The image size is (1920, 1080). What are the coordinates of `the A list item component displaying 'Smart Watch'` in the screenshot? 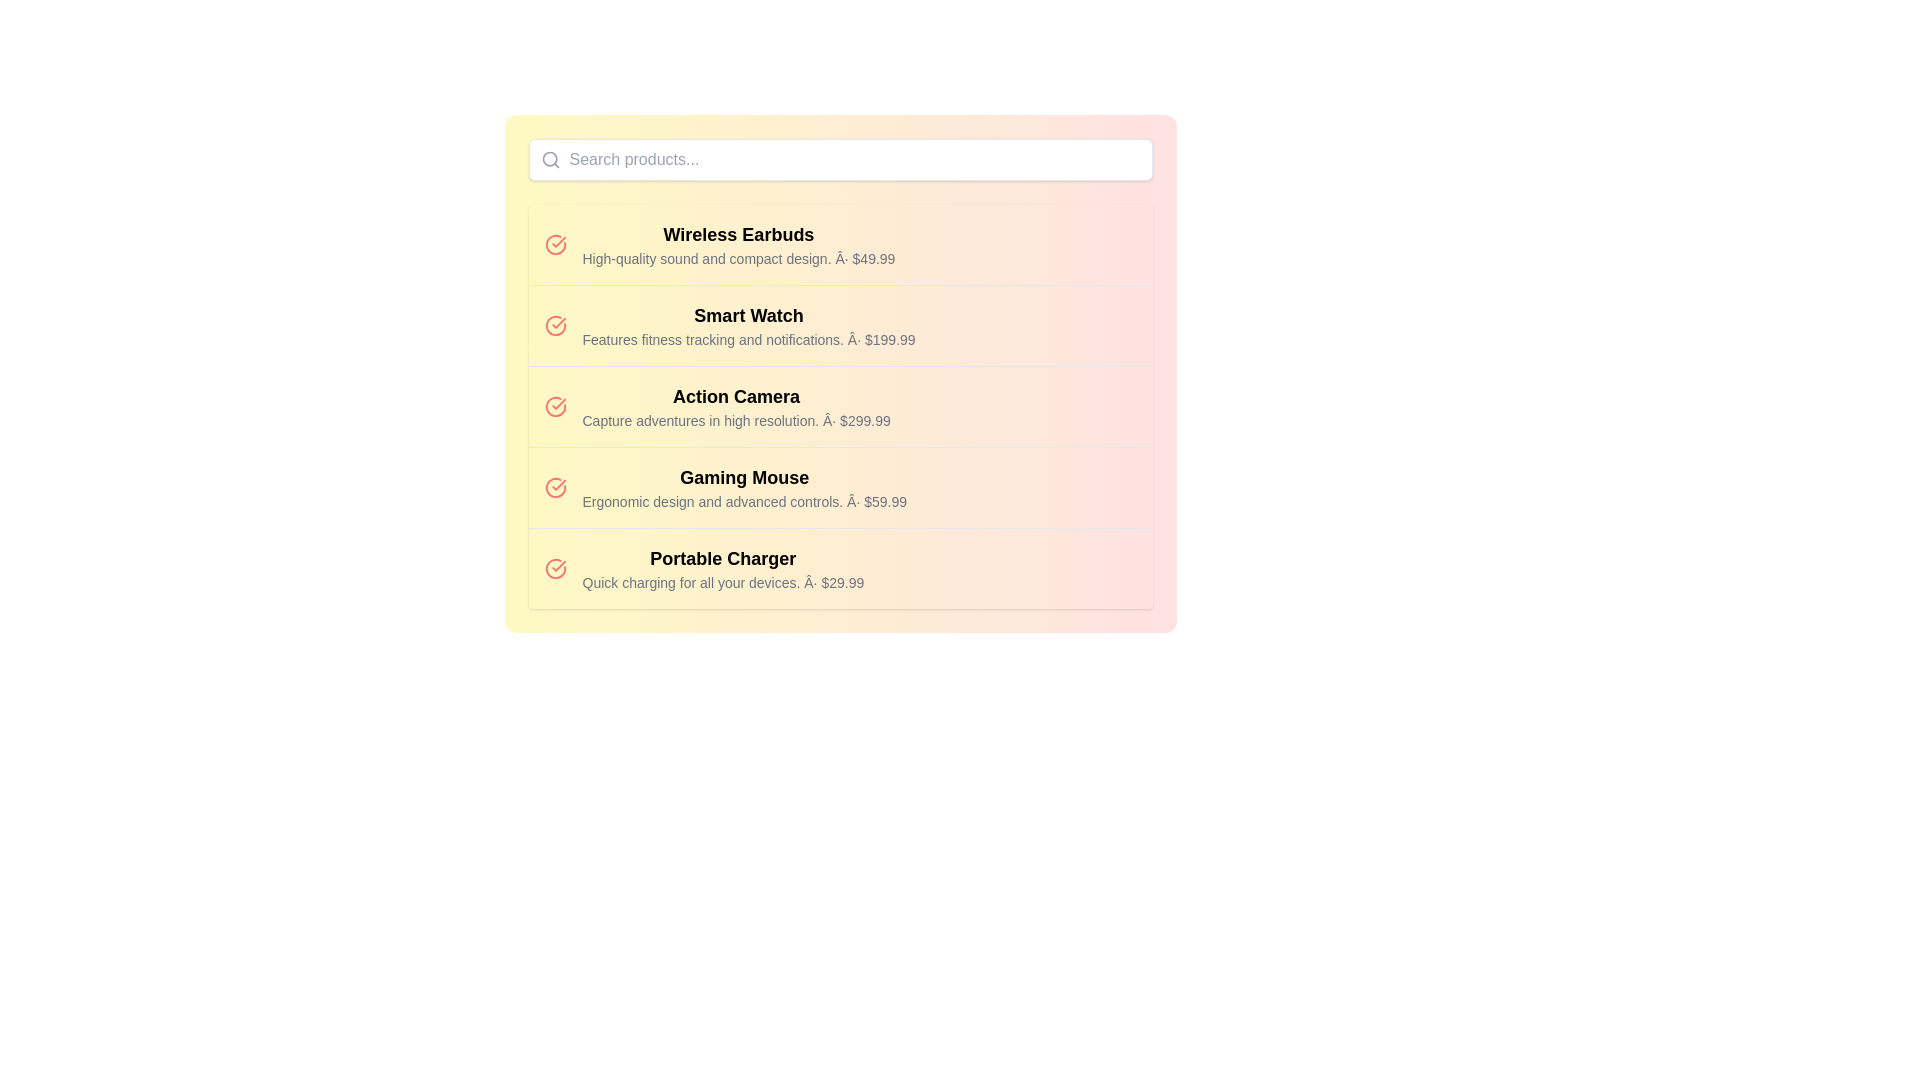 It's located at (840, 324).